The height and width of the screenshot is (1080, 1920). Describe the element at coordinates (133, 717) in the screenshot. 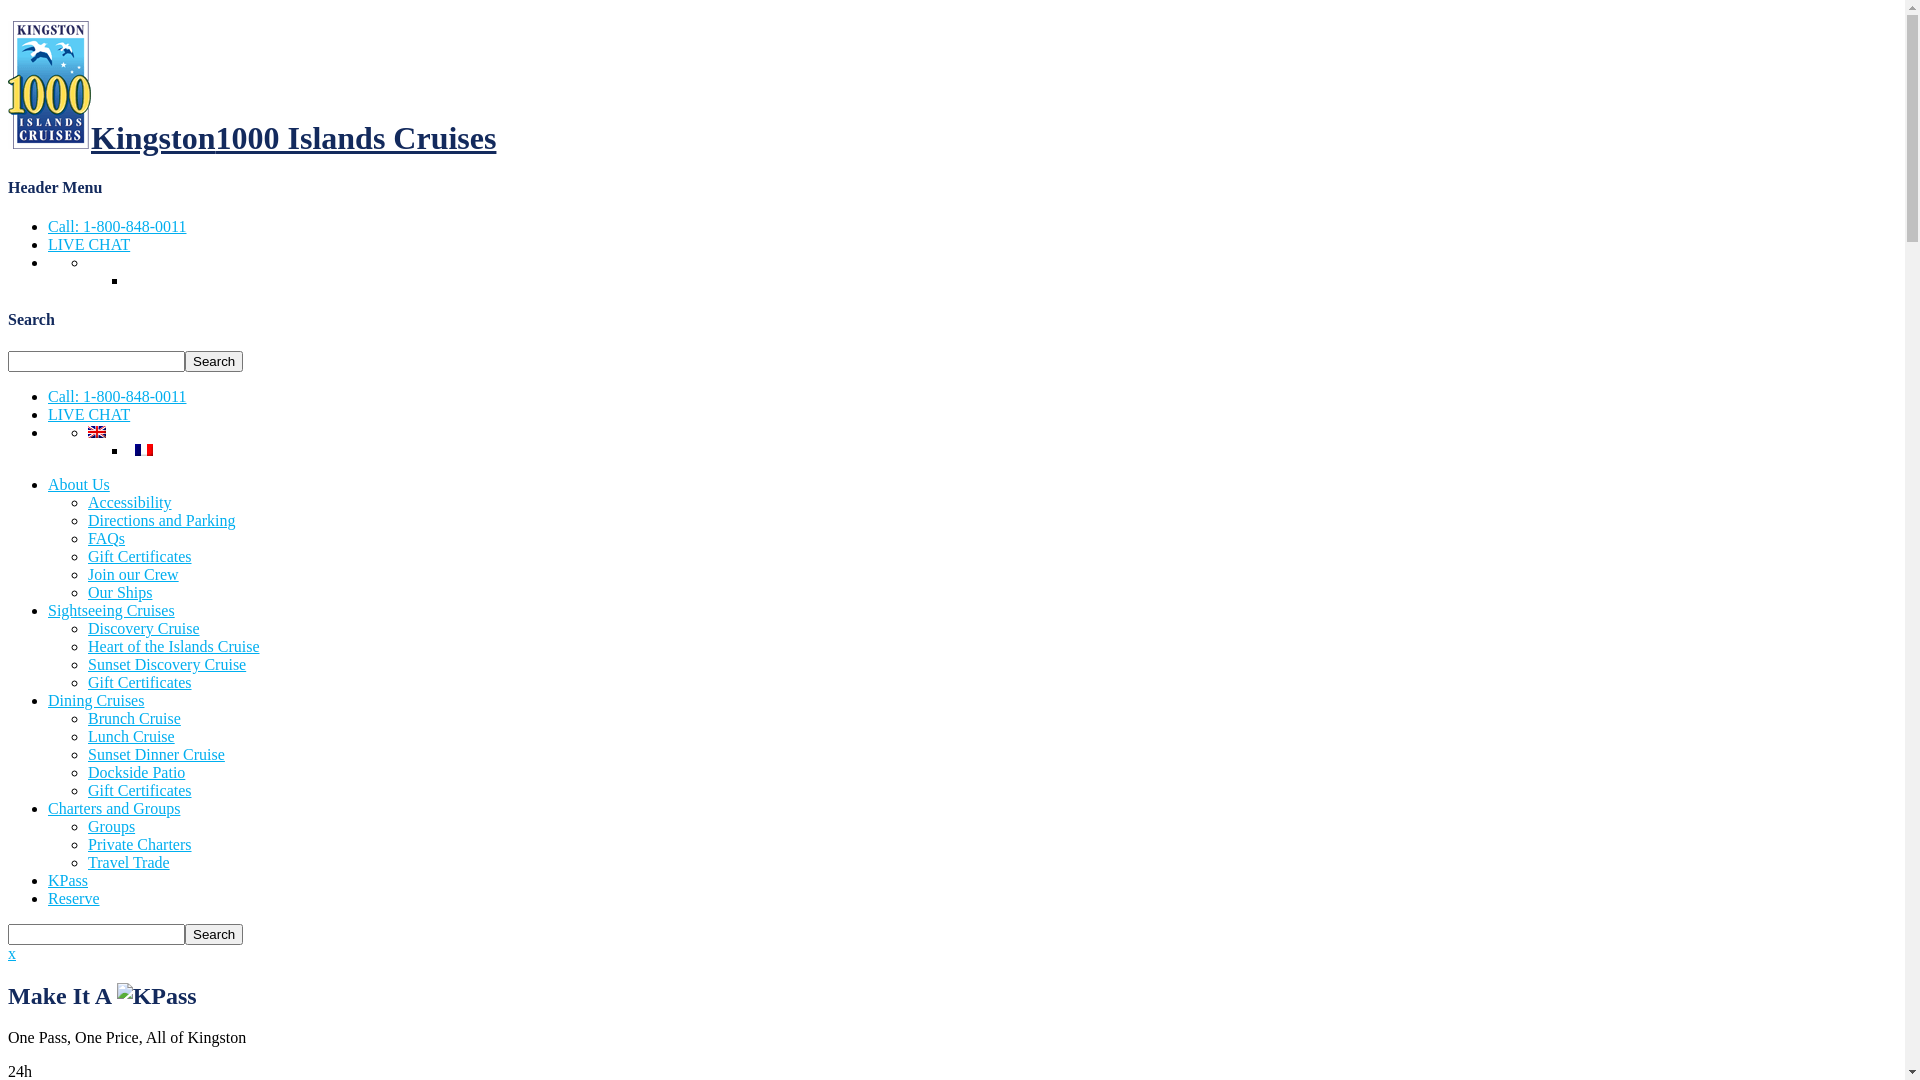

I see `'Brunch Cruise'` at that location.